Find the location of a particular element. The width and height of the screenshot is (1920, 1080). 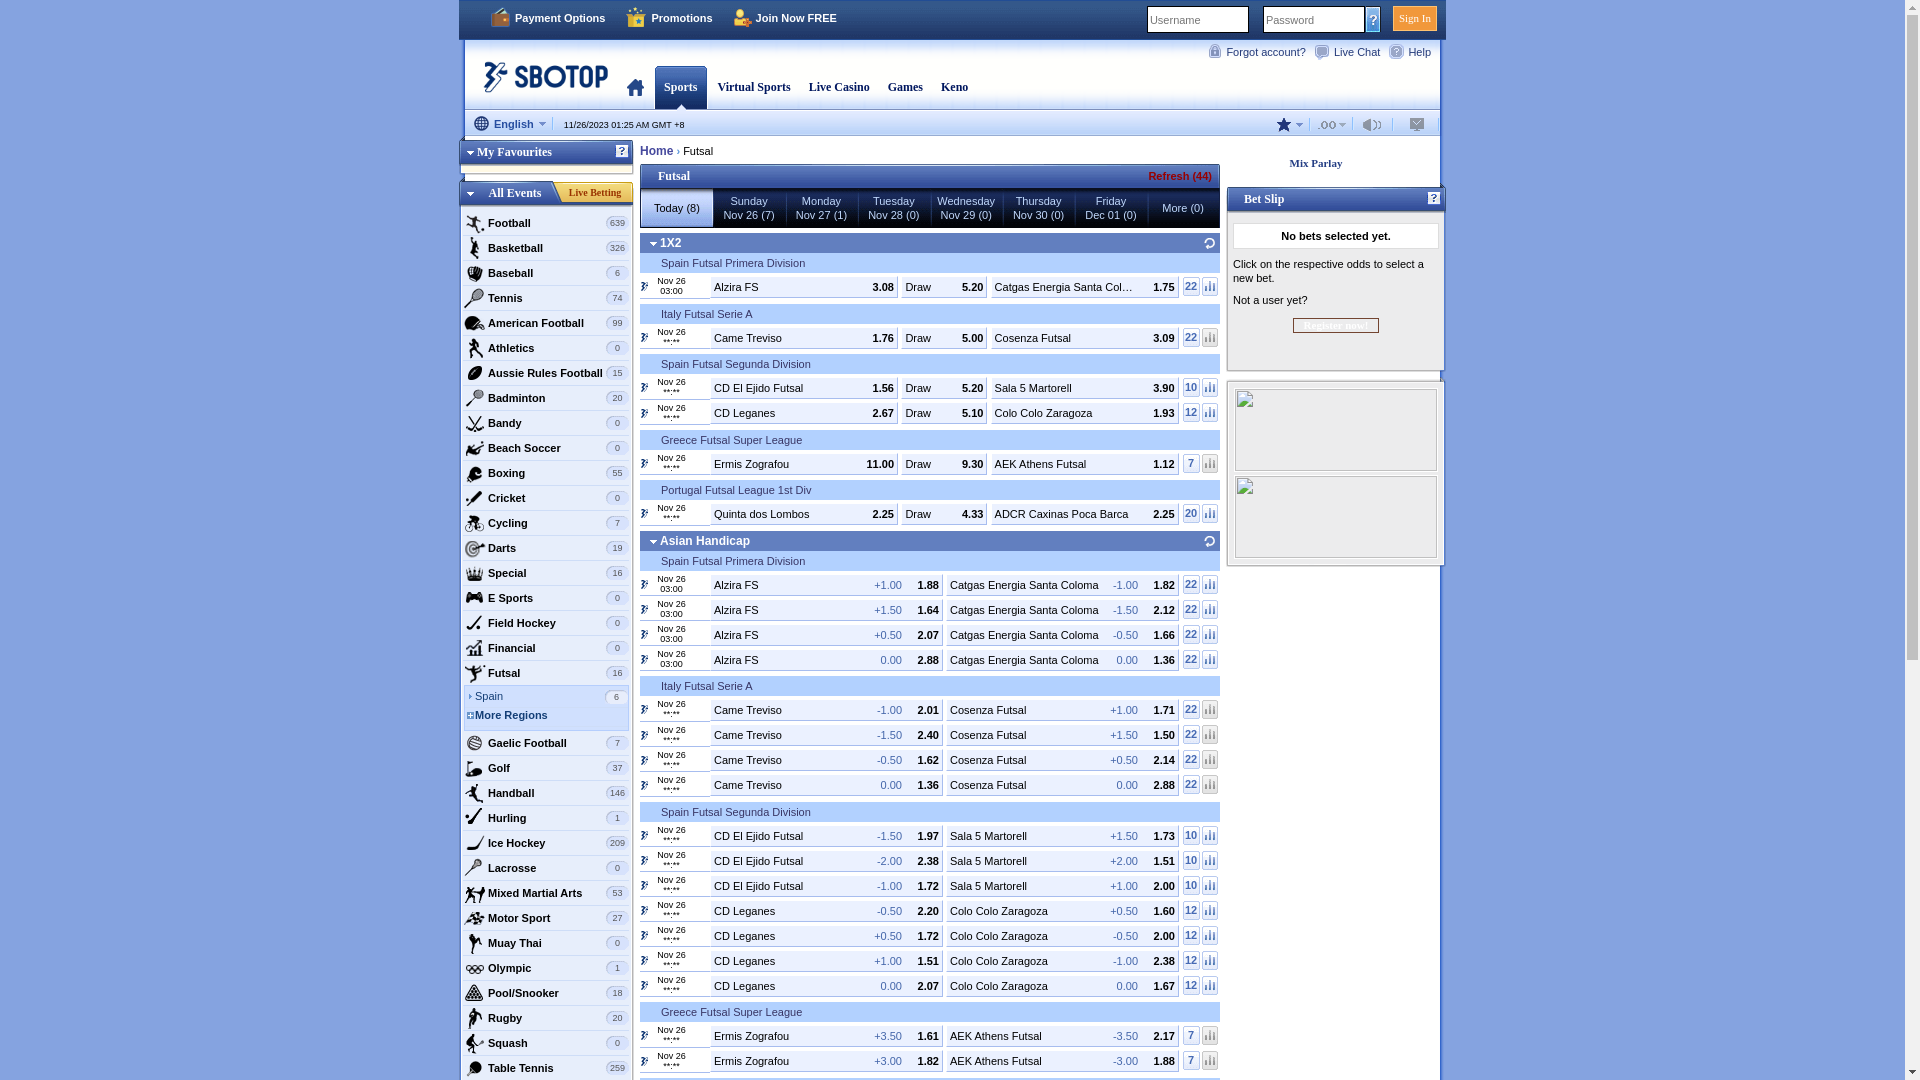

'English' is located at coordinates (509, 124).